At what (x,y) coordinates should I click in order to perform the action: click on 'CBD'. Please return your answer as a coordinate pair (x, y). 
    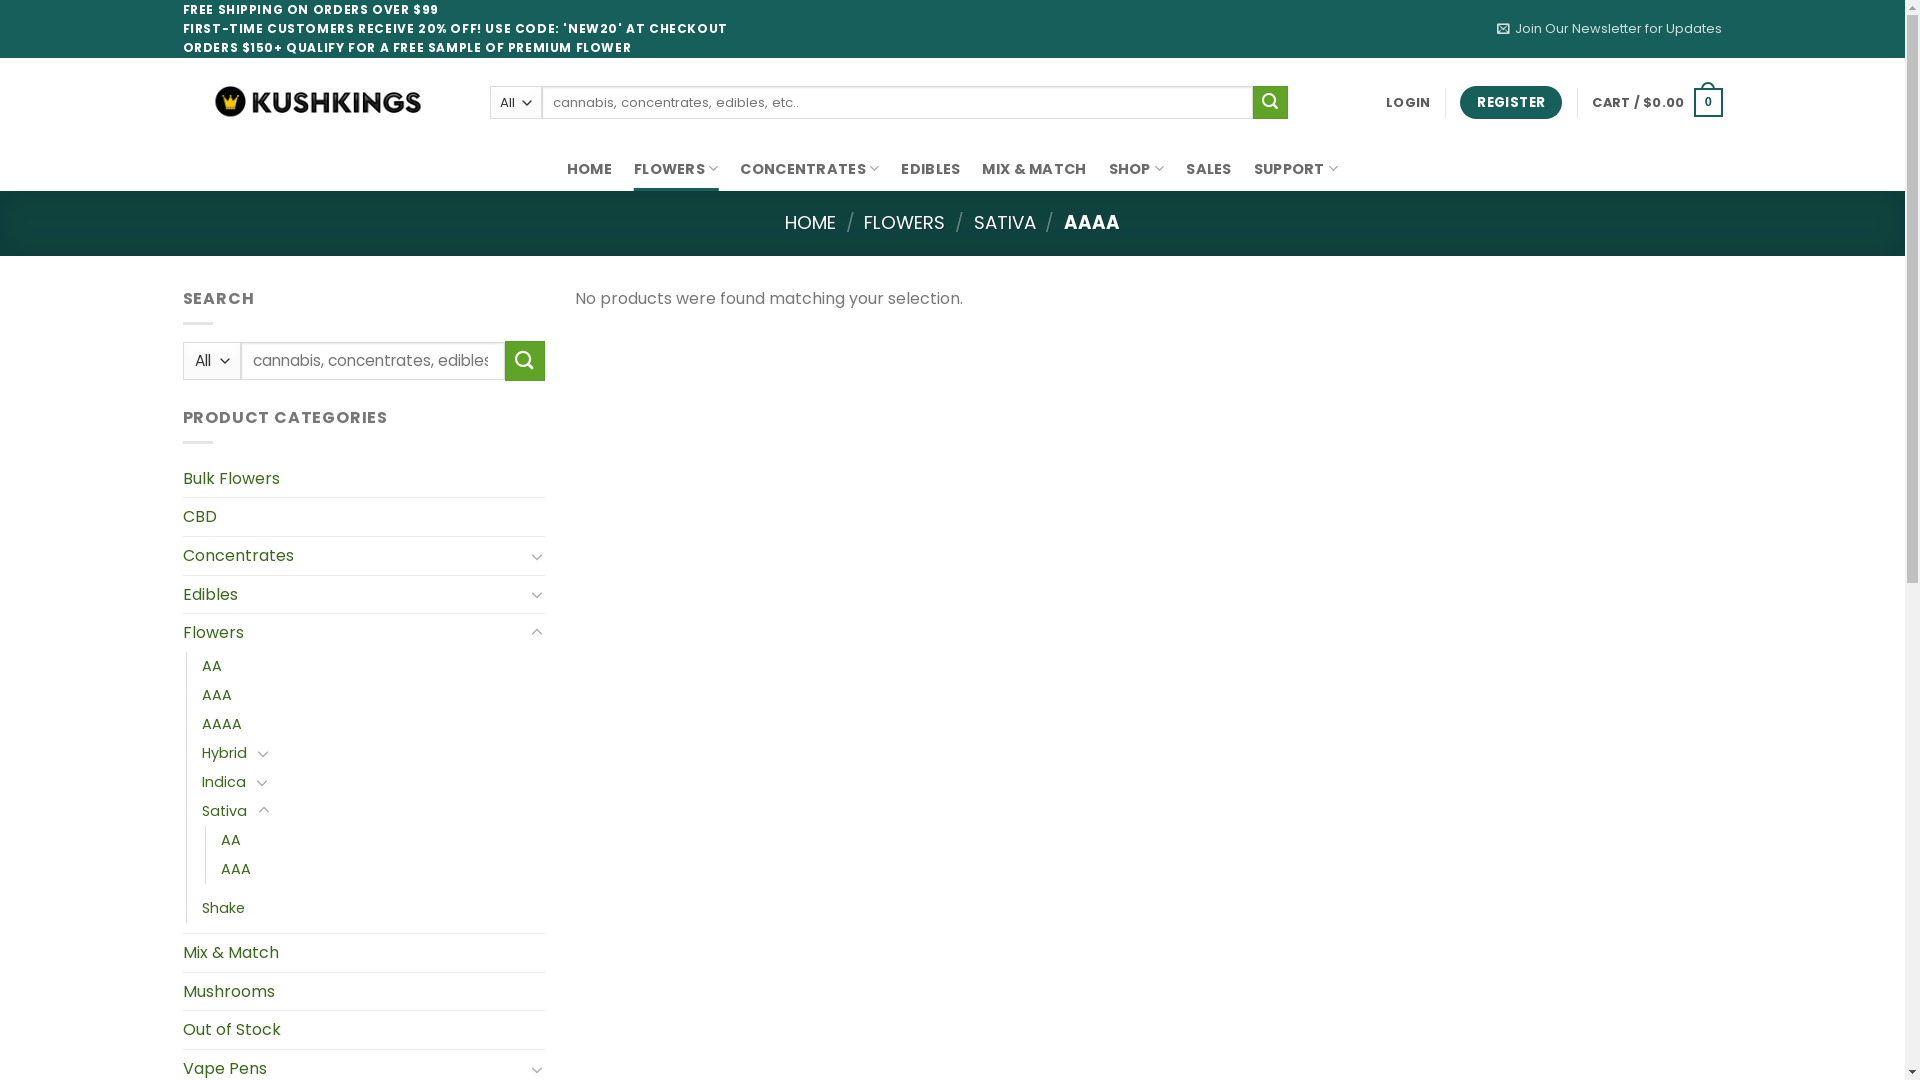
    Looking at the image, I should click on (363, 515).